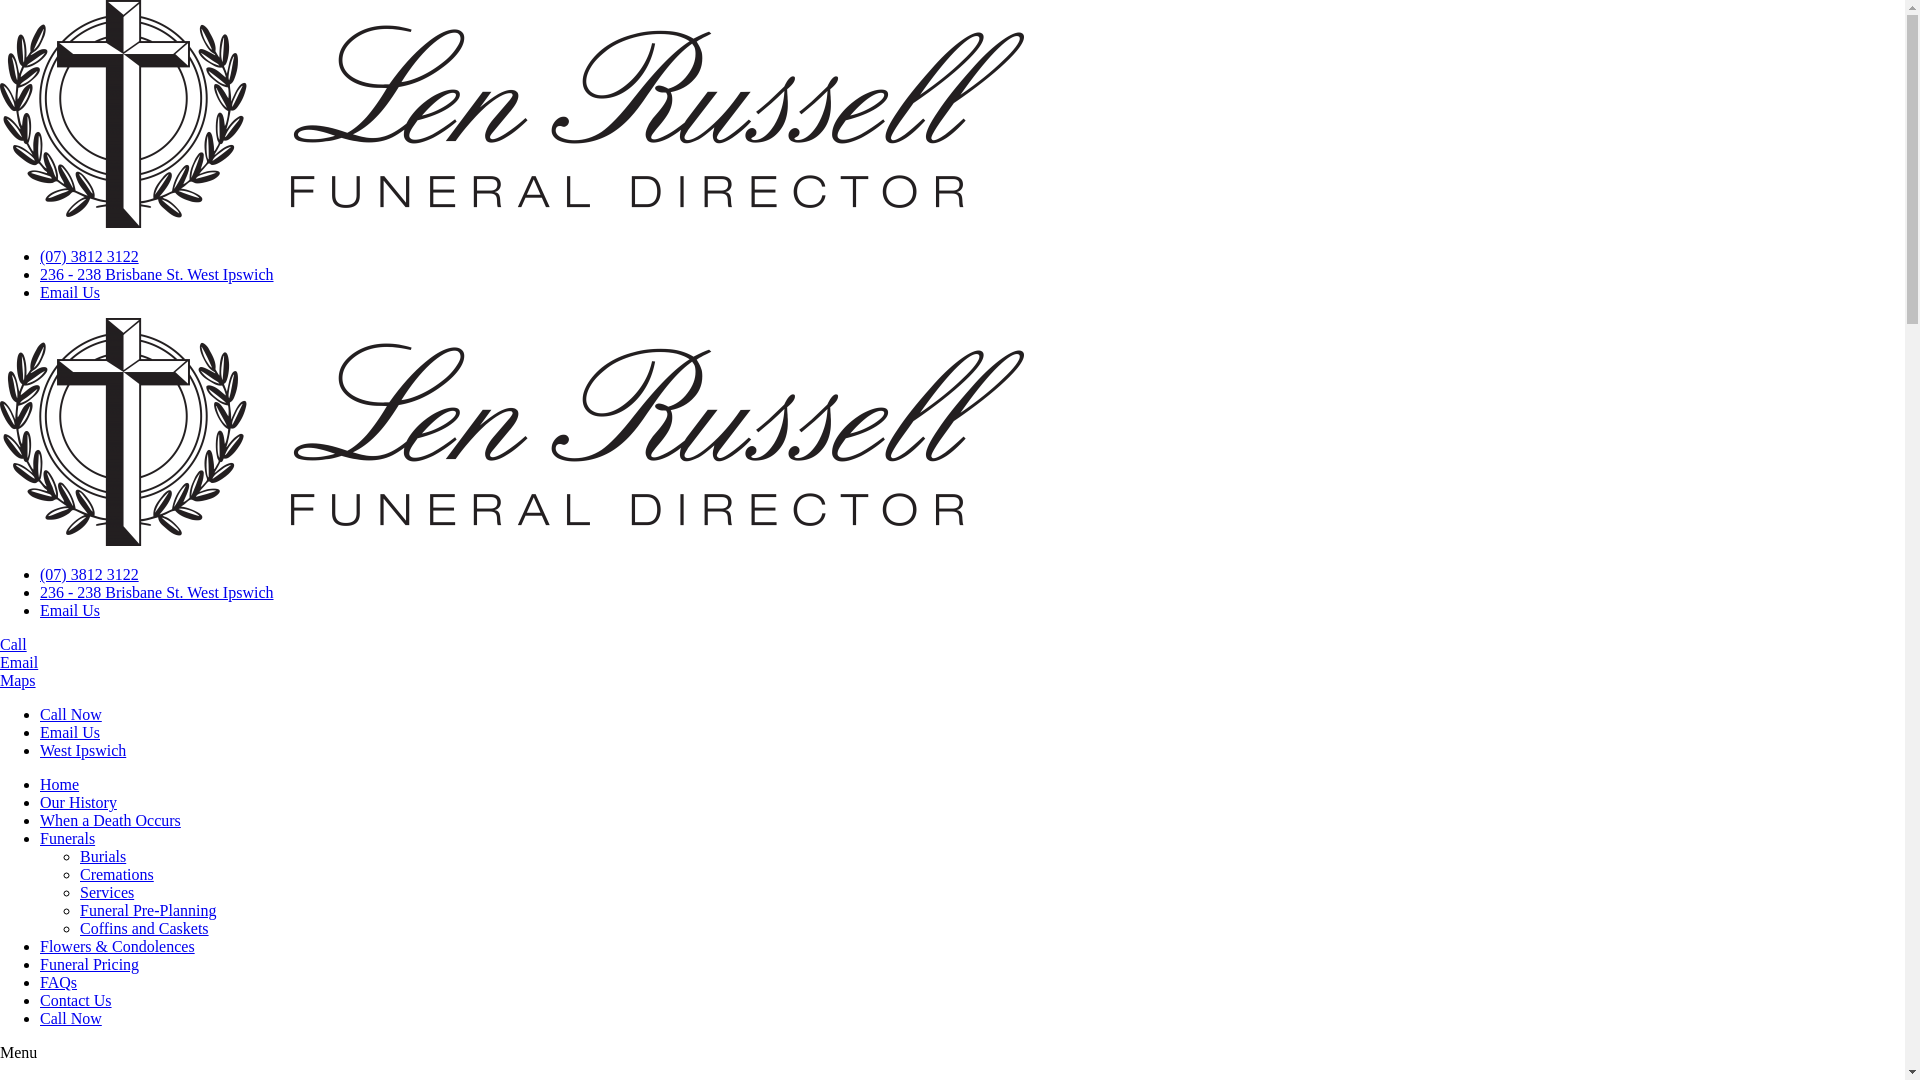 The height and width of the screenshot is (1080, 1920). What do you see at coordinates (67, 838) in the screenshot?
I see `'Funerals'` at bounding box center [67, 838].